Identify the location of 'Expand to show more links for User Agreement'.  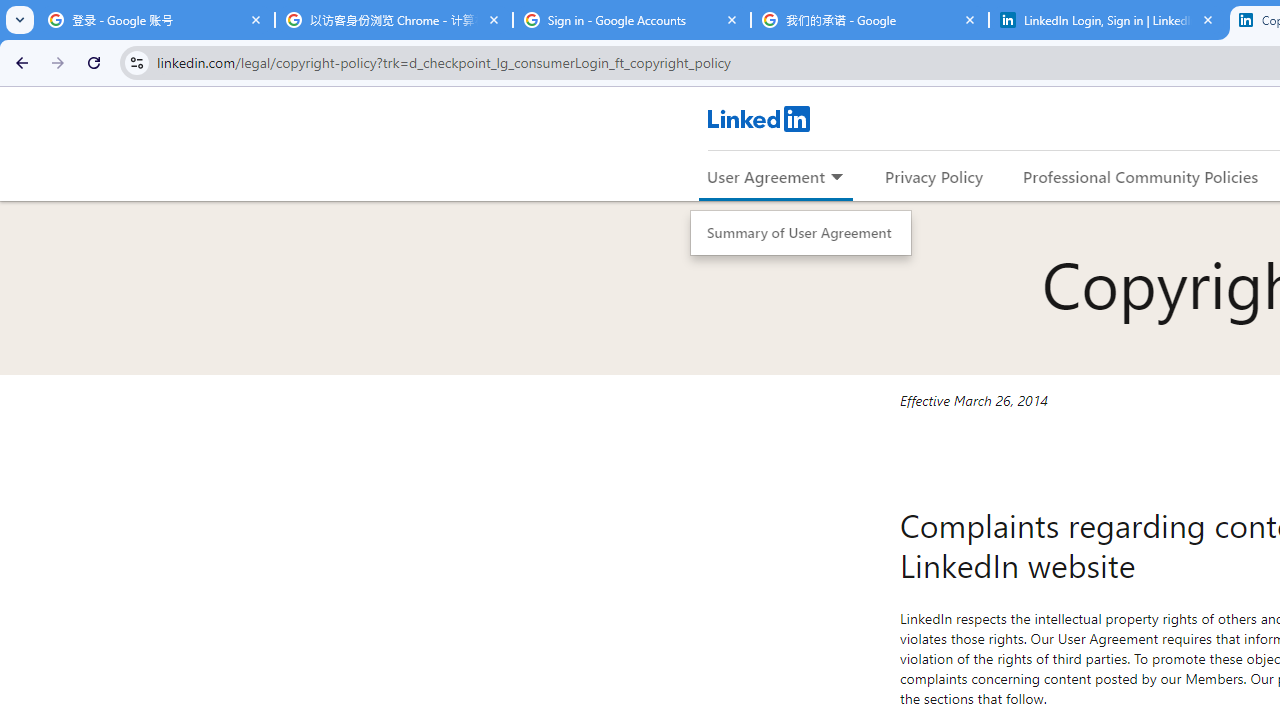
(836, 177).